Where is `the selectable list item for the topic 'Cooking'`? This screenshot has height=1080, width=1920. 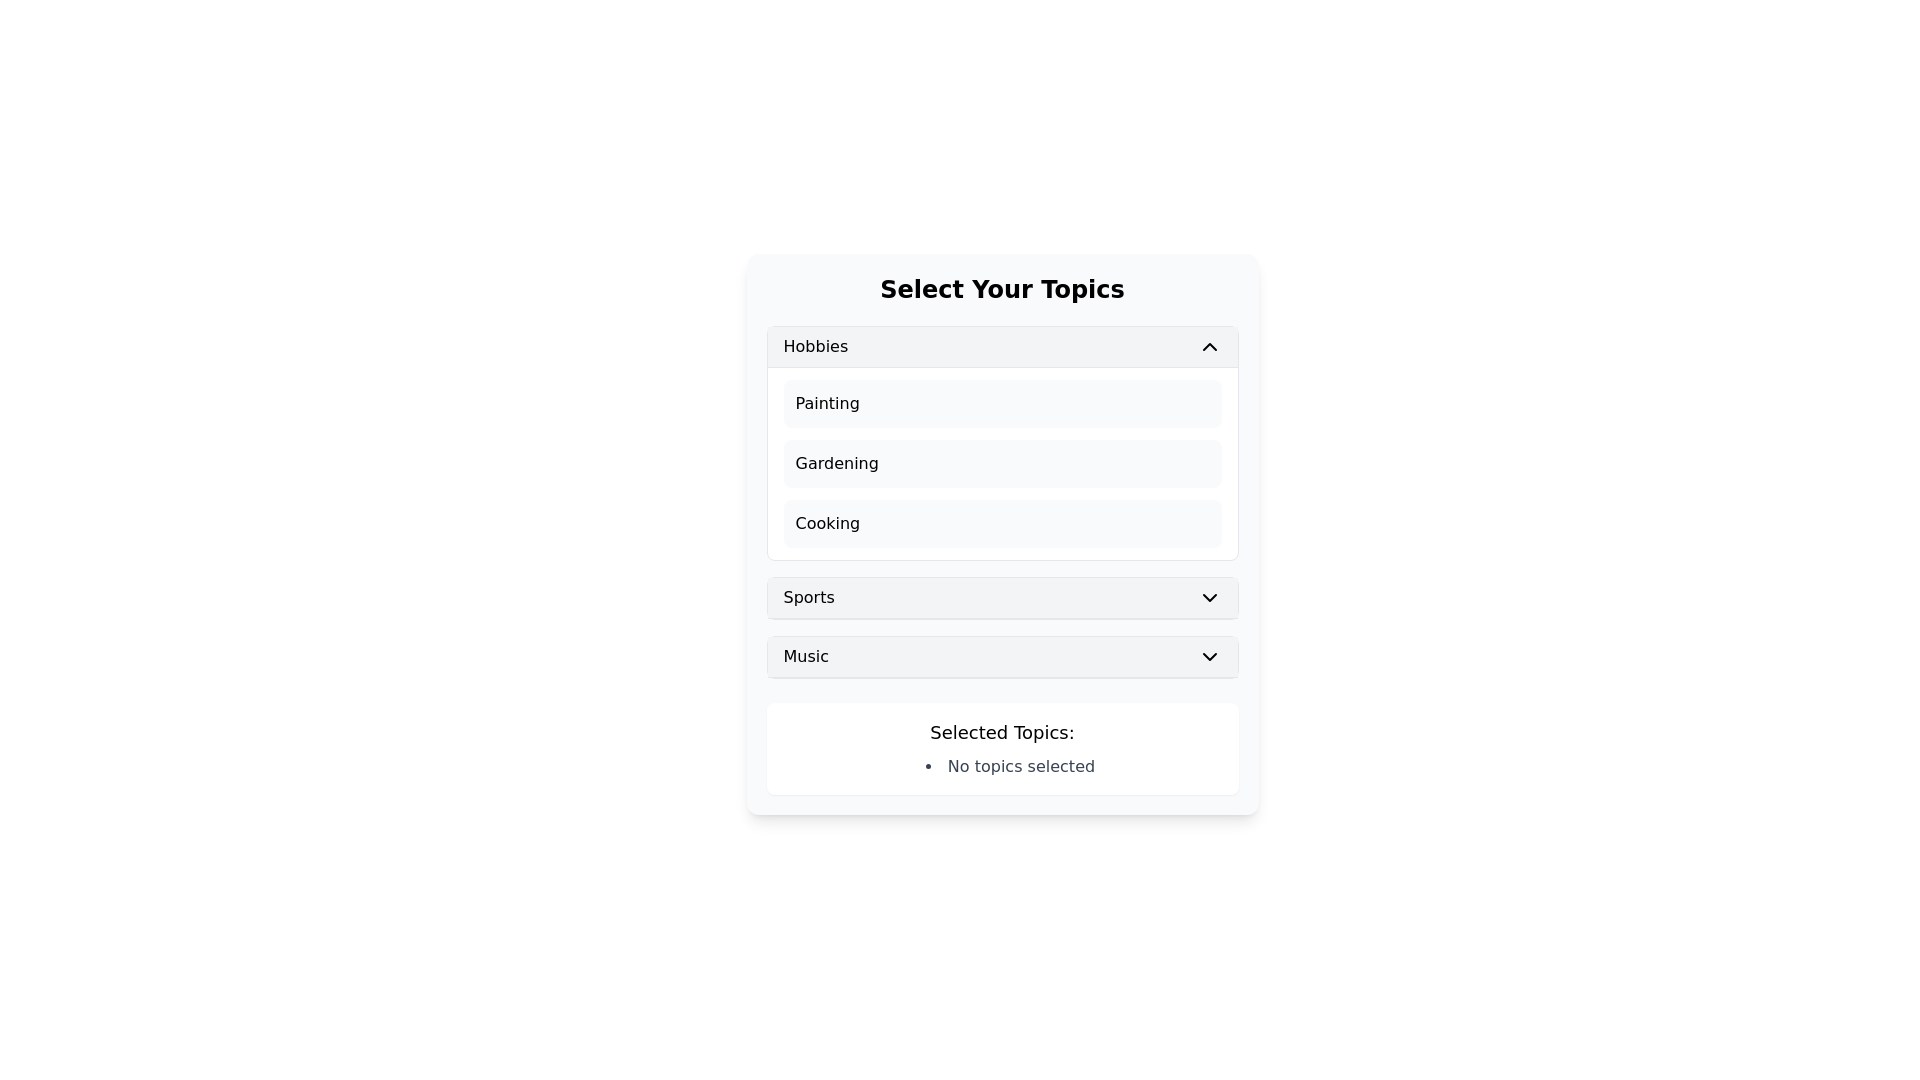 the selectable list item for the topic 'Cooking' is located at coordinates (827, 523).